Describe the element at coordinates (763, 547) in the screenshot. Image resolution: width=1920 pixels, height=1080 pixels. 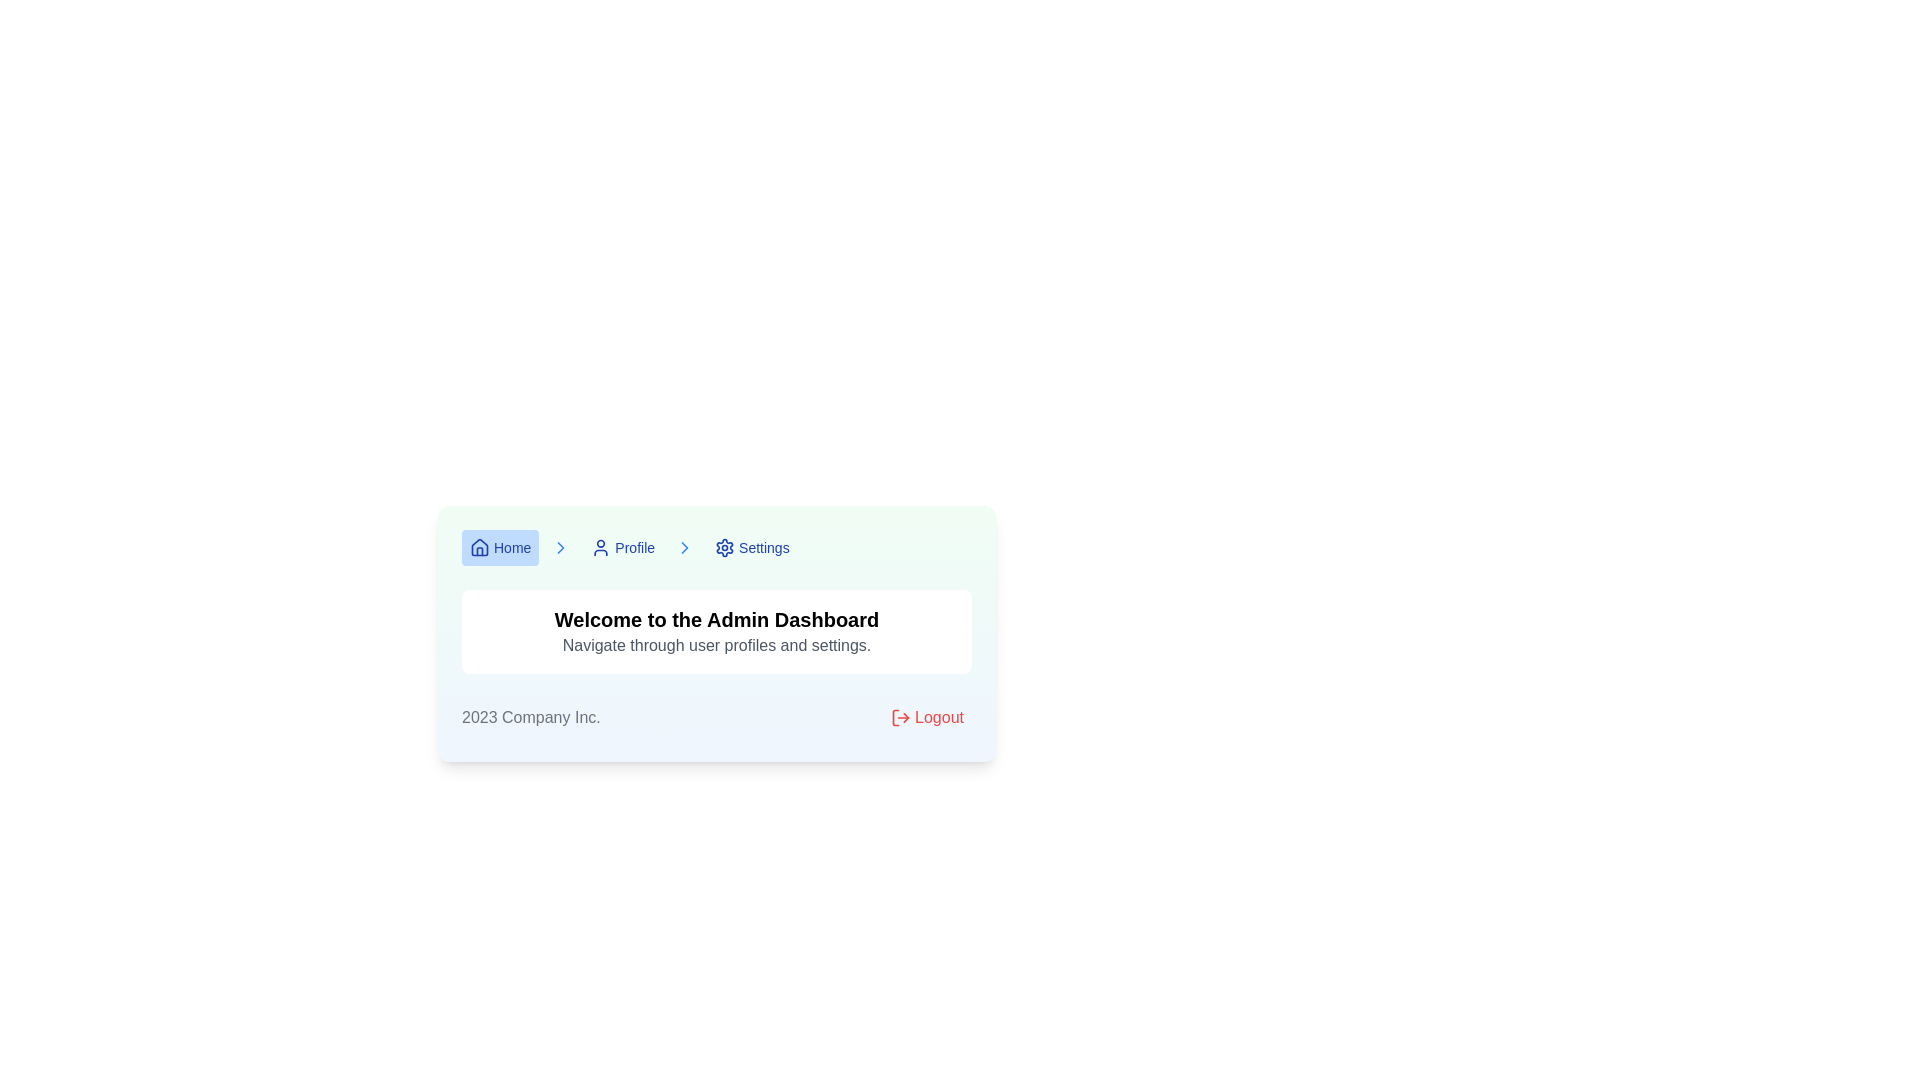
I see `the 'Settings' breadcrumb text label` at that location.